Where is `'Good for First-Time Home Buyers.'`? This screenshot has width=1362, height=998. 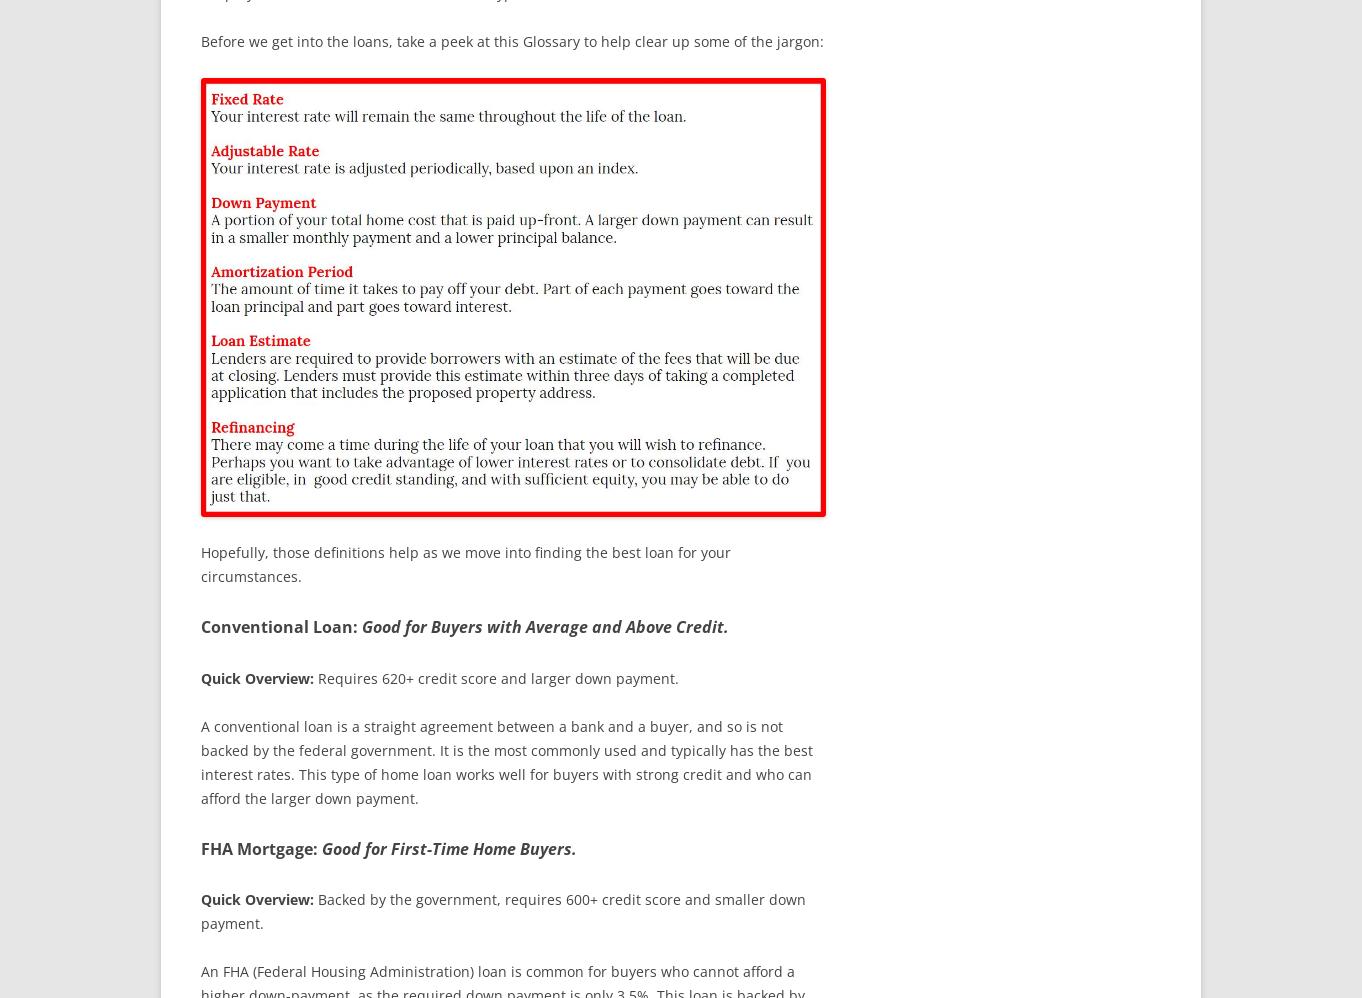 'Good for First-Time Home Buyers.' is located at coordinates (449, 848).